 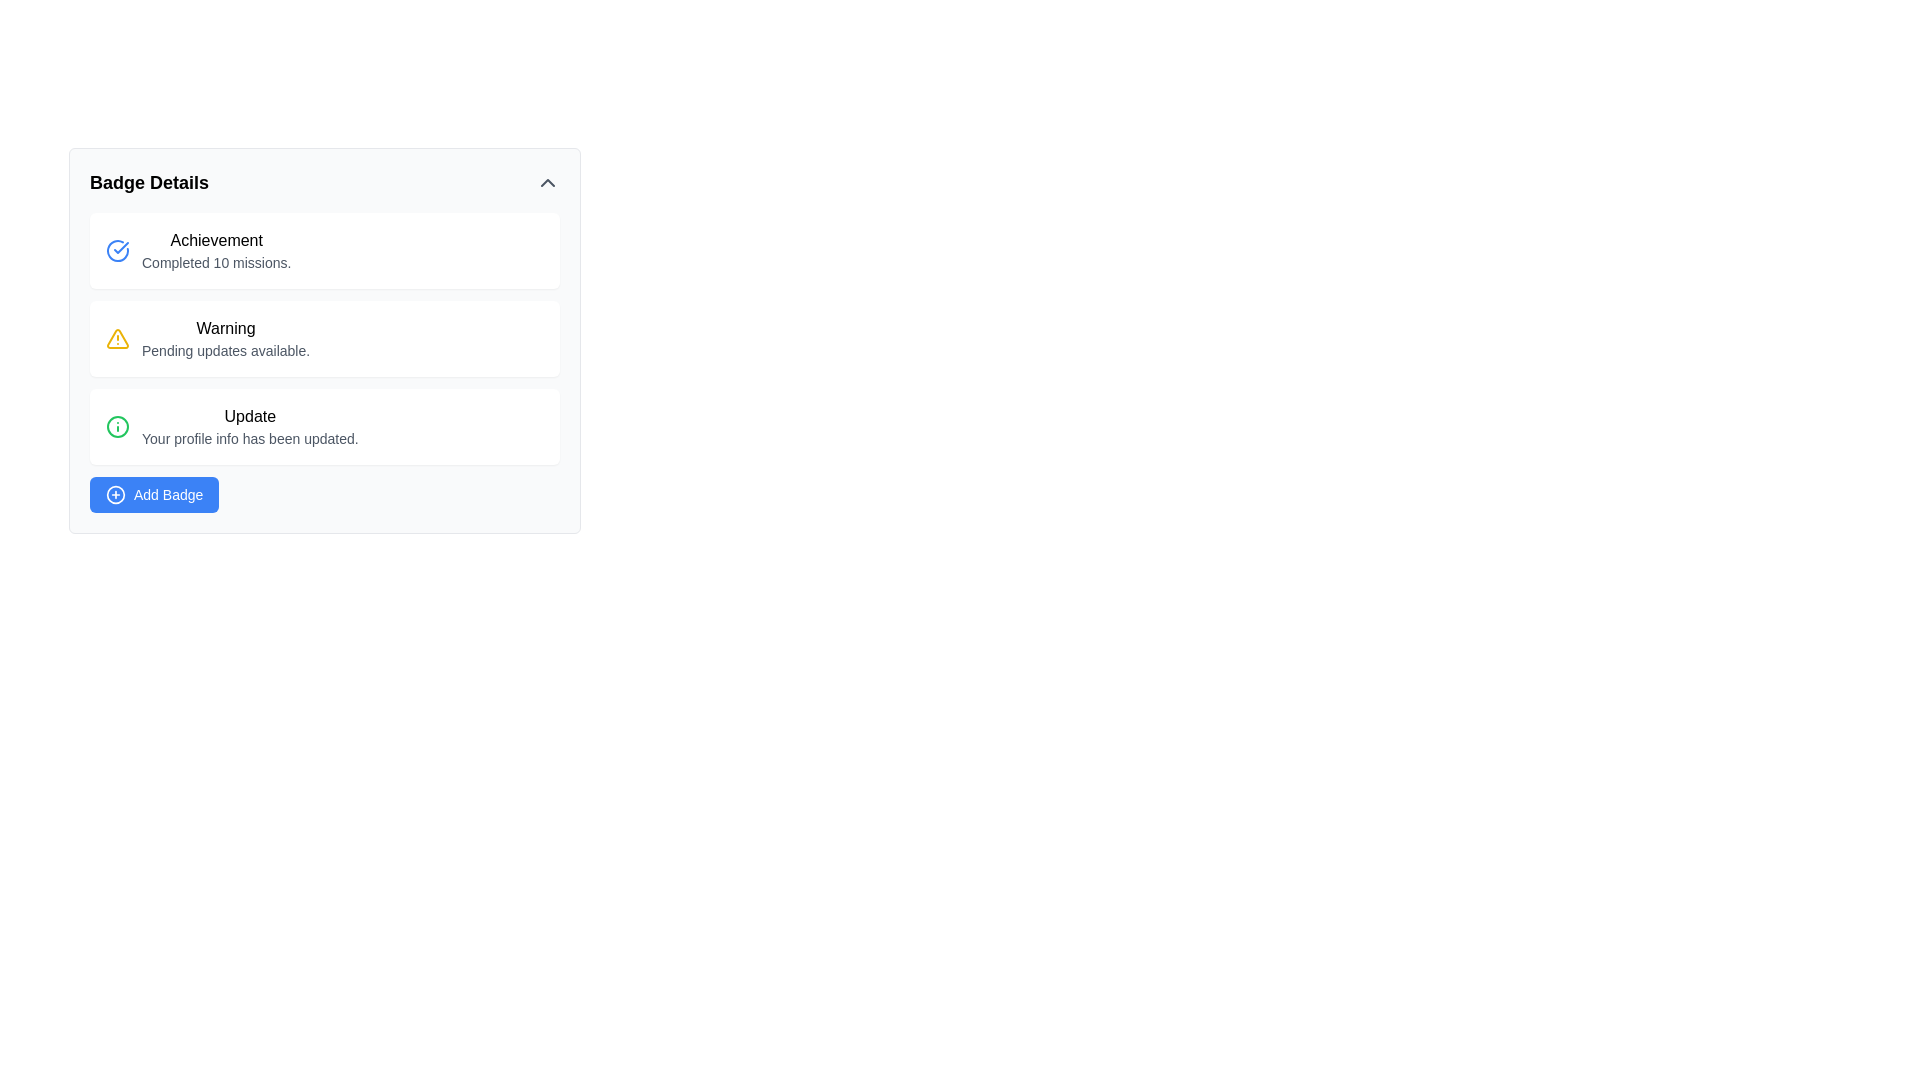 What do you see at coordinates (249, 415) in the screenshot?
I see `the Text Label that serves as a heading or title in the 'Badge Details' panel, located above the text 'Your profile info has been updated.'` at bounding box center [249, 415].